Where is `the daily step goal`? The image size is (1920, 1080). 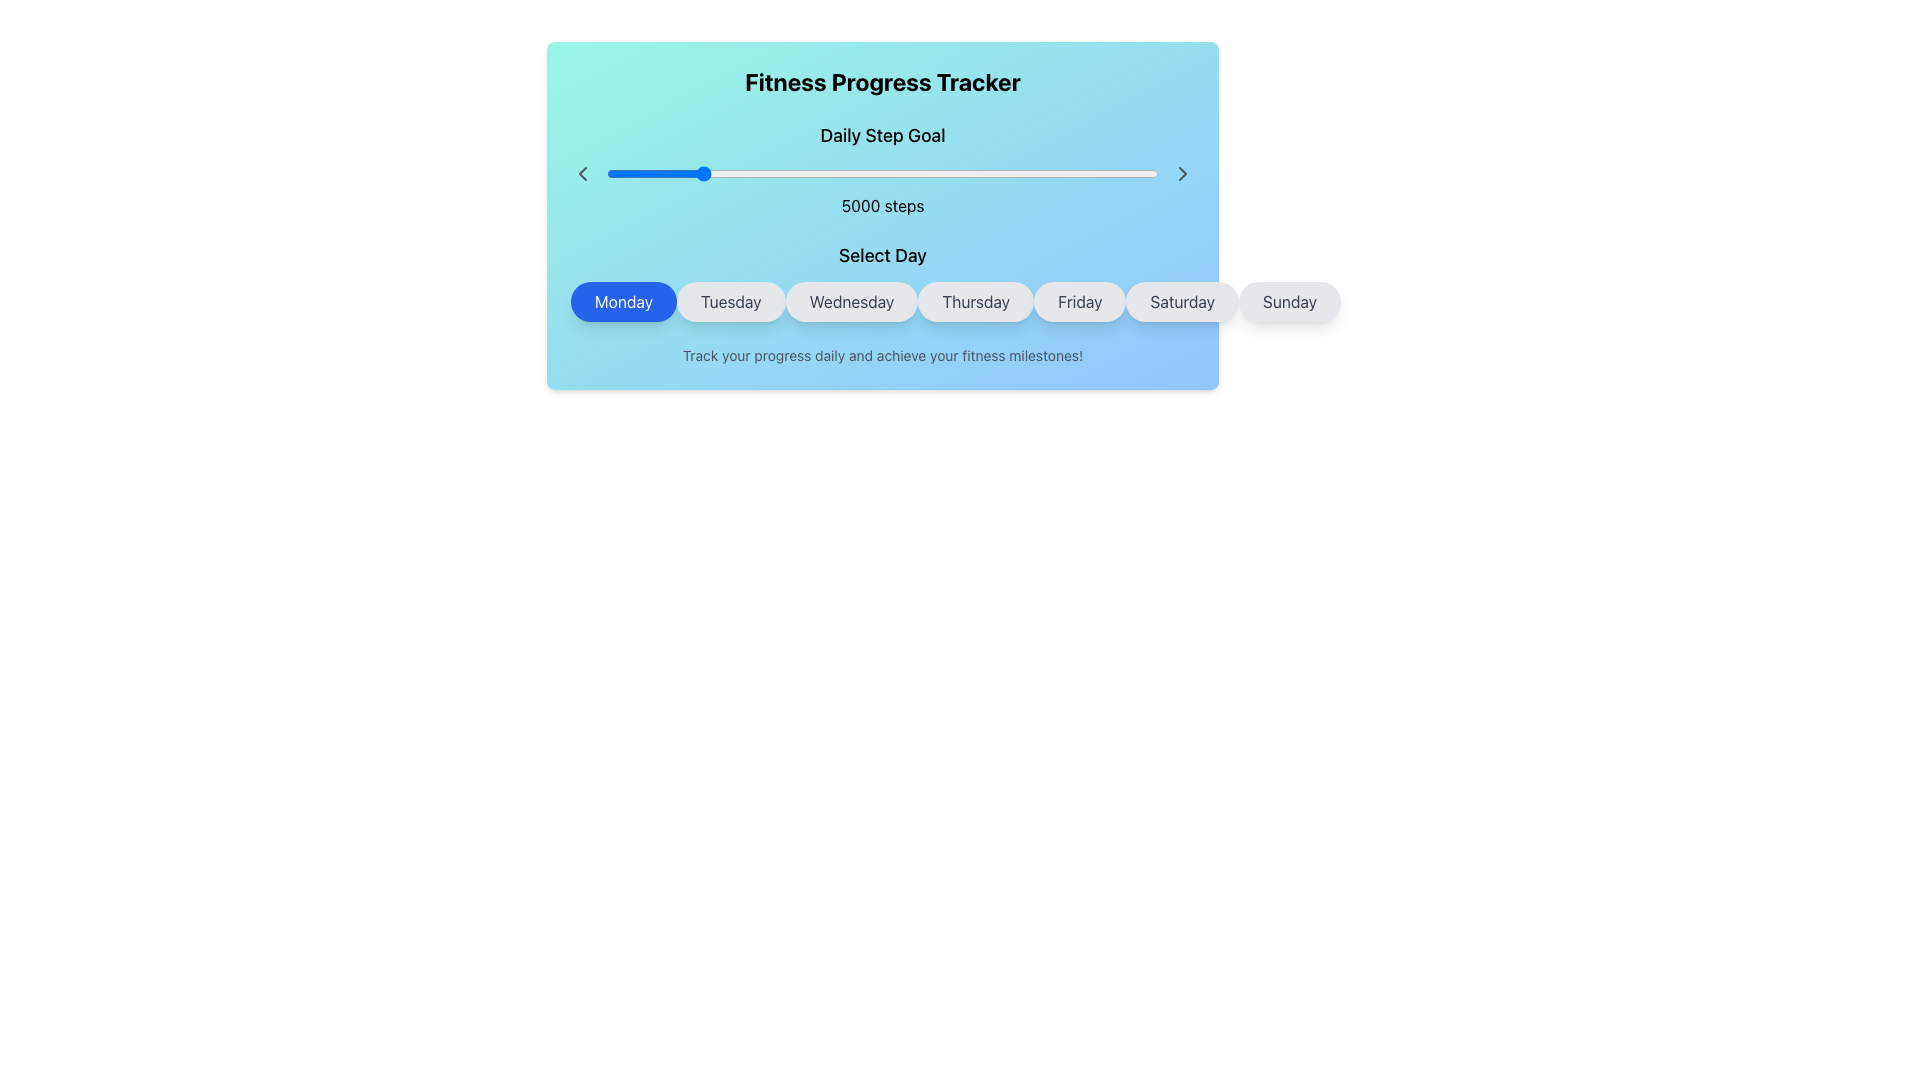
the daily step goal is located at coordinates (713, 172).